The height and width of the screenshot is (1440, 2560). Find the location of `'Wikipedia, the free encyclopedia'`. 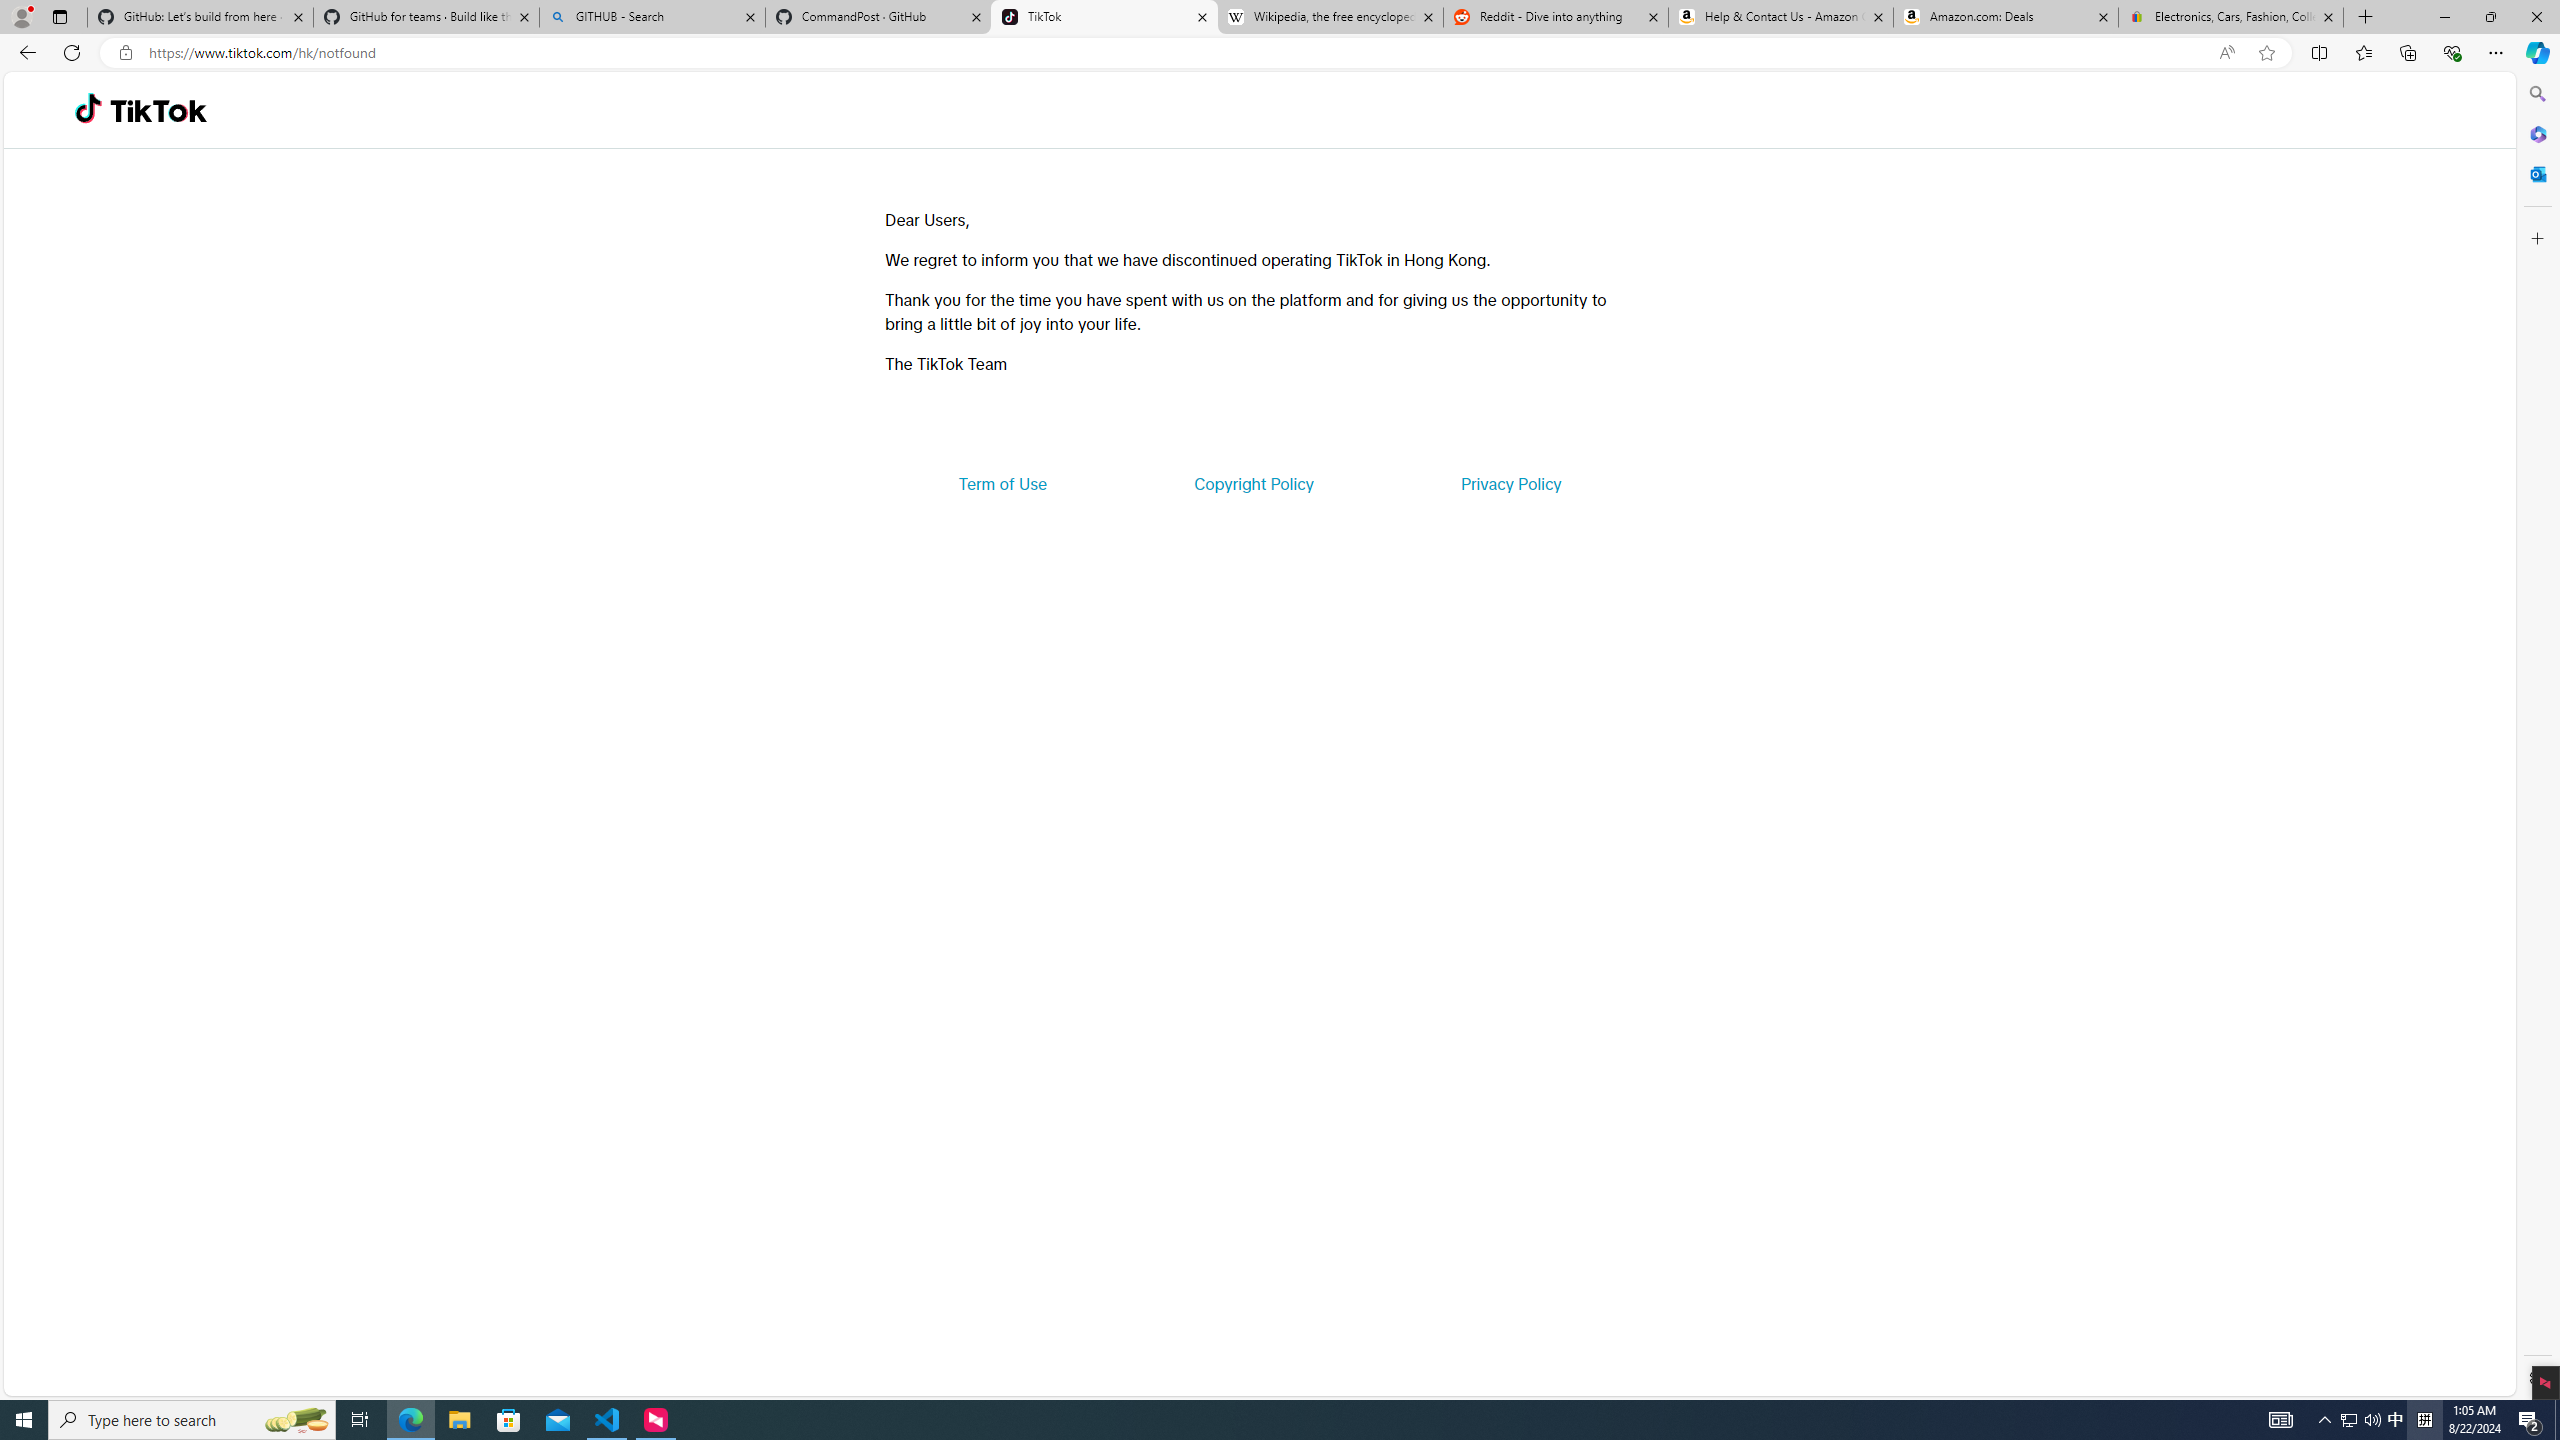

'Wikipedia, the free encyclopedia' is located at coordinates (1328, 16).